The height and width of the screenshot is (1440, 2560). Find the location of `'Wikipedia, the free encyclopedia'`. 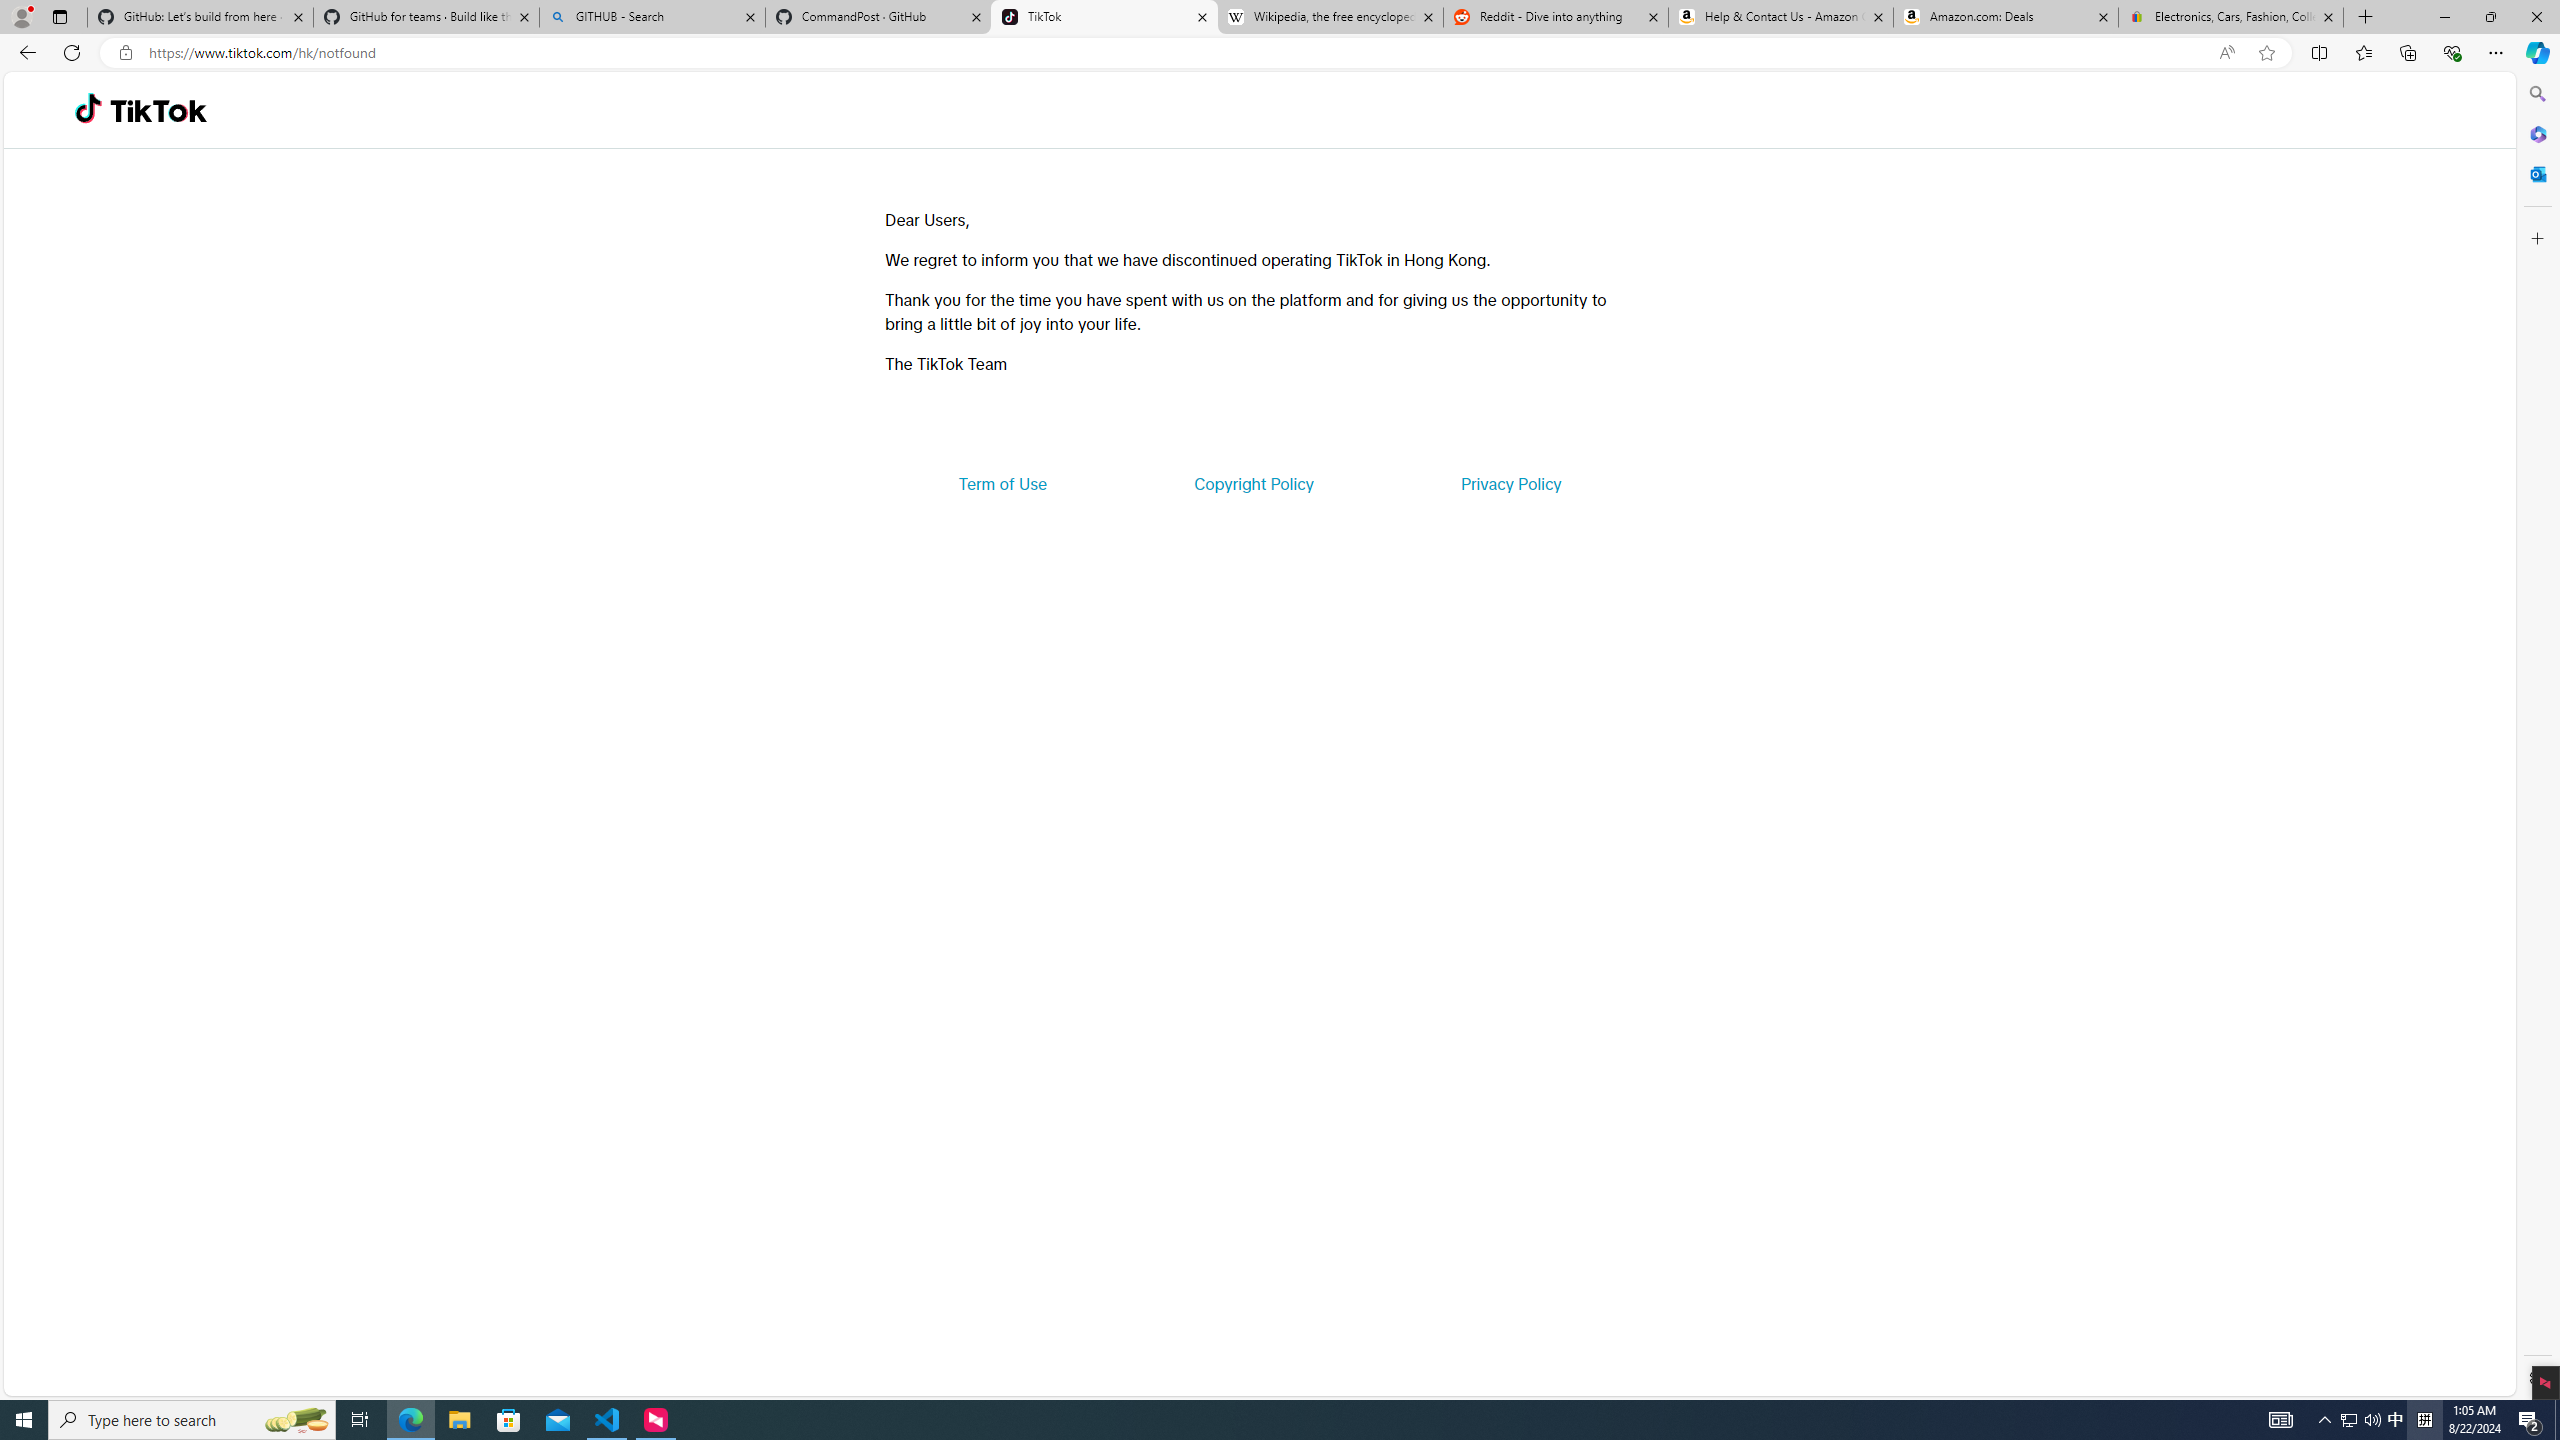

'Wikipedia, the free encyclopedia' is located at coordinates (1328, 16).